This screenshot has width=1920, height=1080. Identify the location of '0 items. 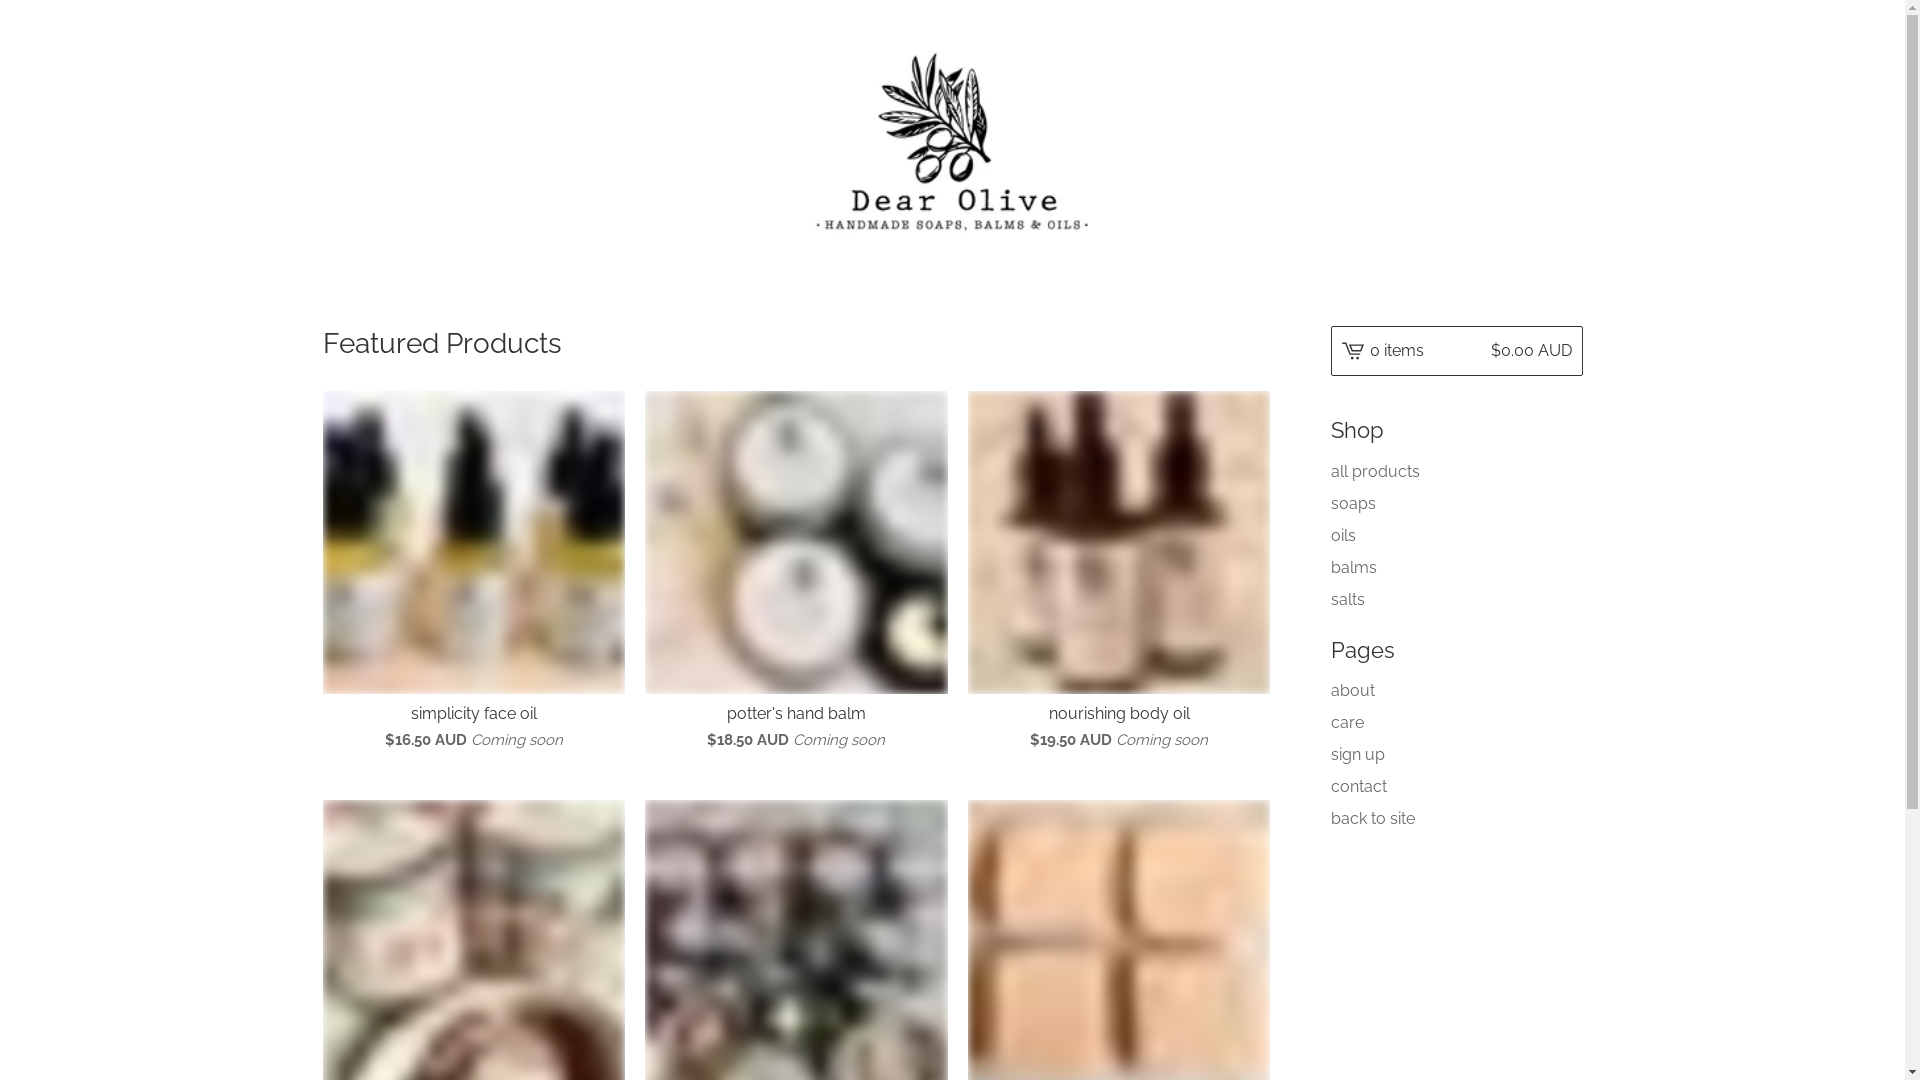
(1329, 350).